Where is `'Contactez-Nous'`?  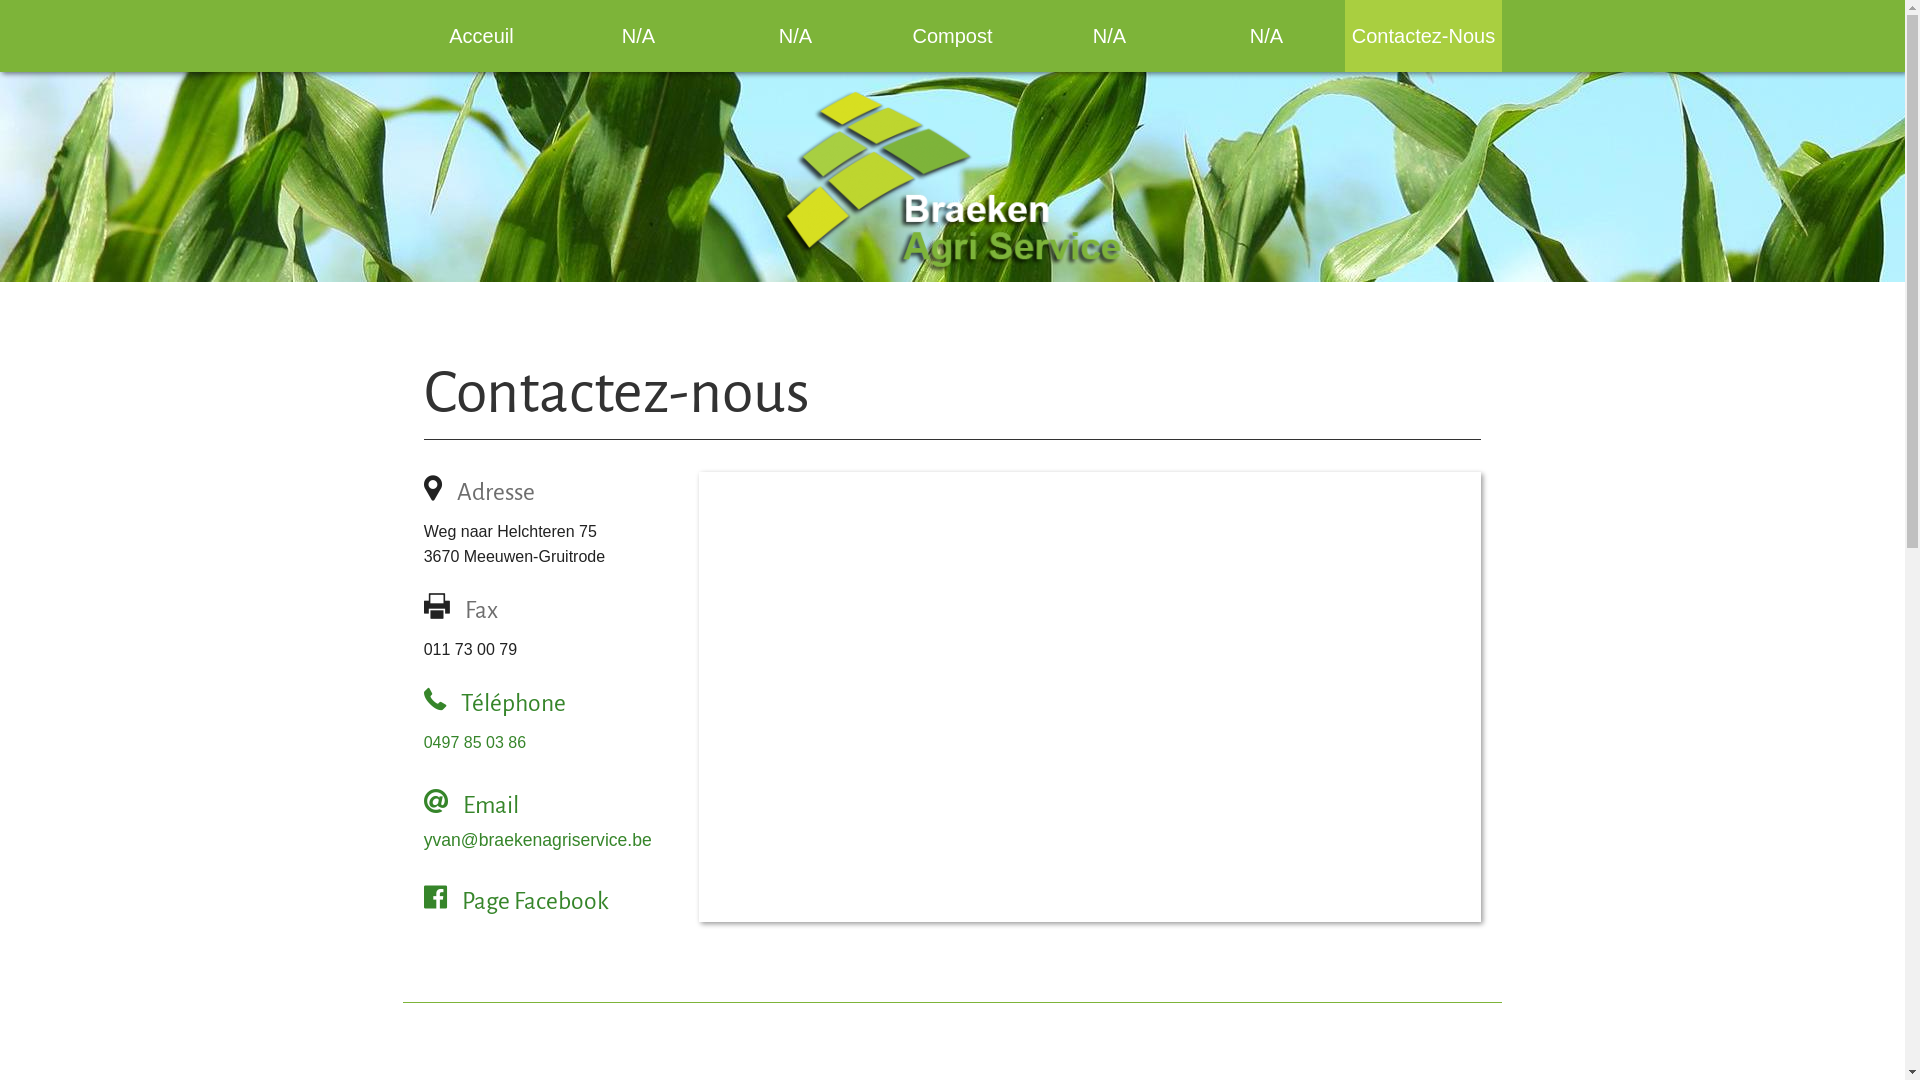 'Contactez-Nous' is located at coordinates (1344, 35).